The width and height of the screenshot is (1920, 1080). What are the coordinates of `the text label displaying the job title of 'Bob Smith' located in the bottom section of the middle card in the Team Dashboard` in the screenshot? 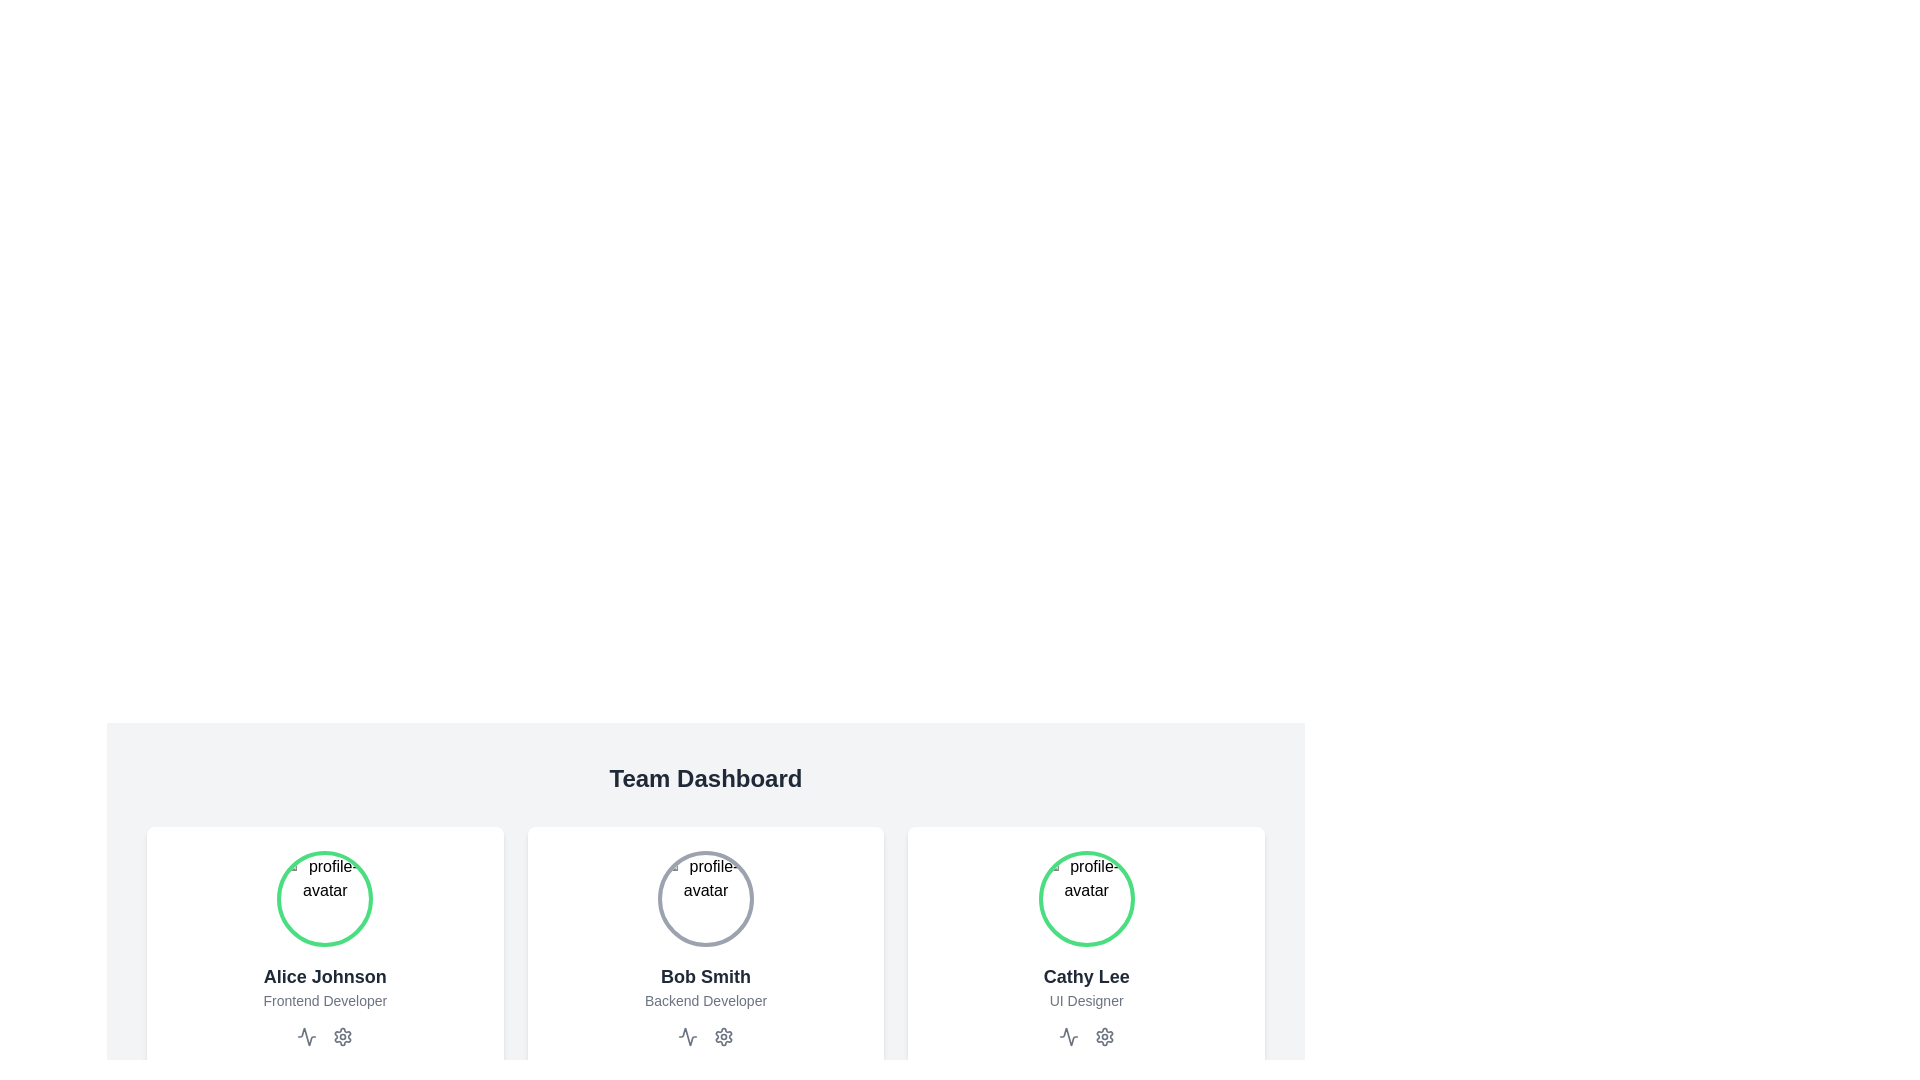 It's located at (705, 1001).